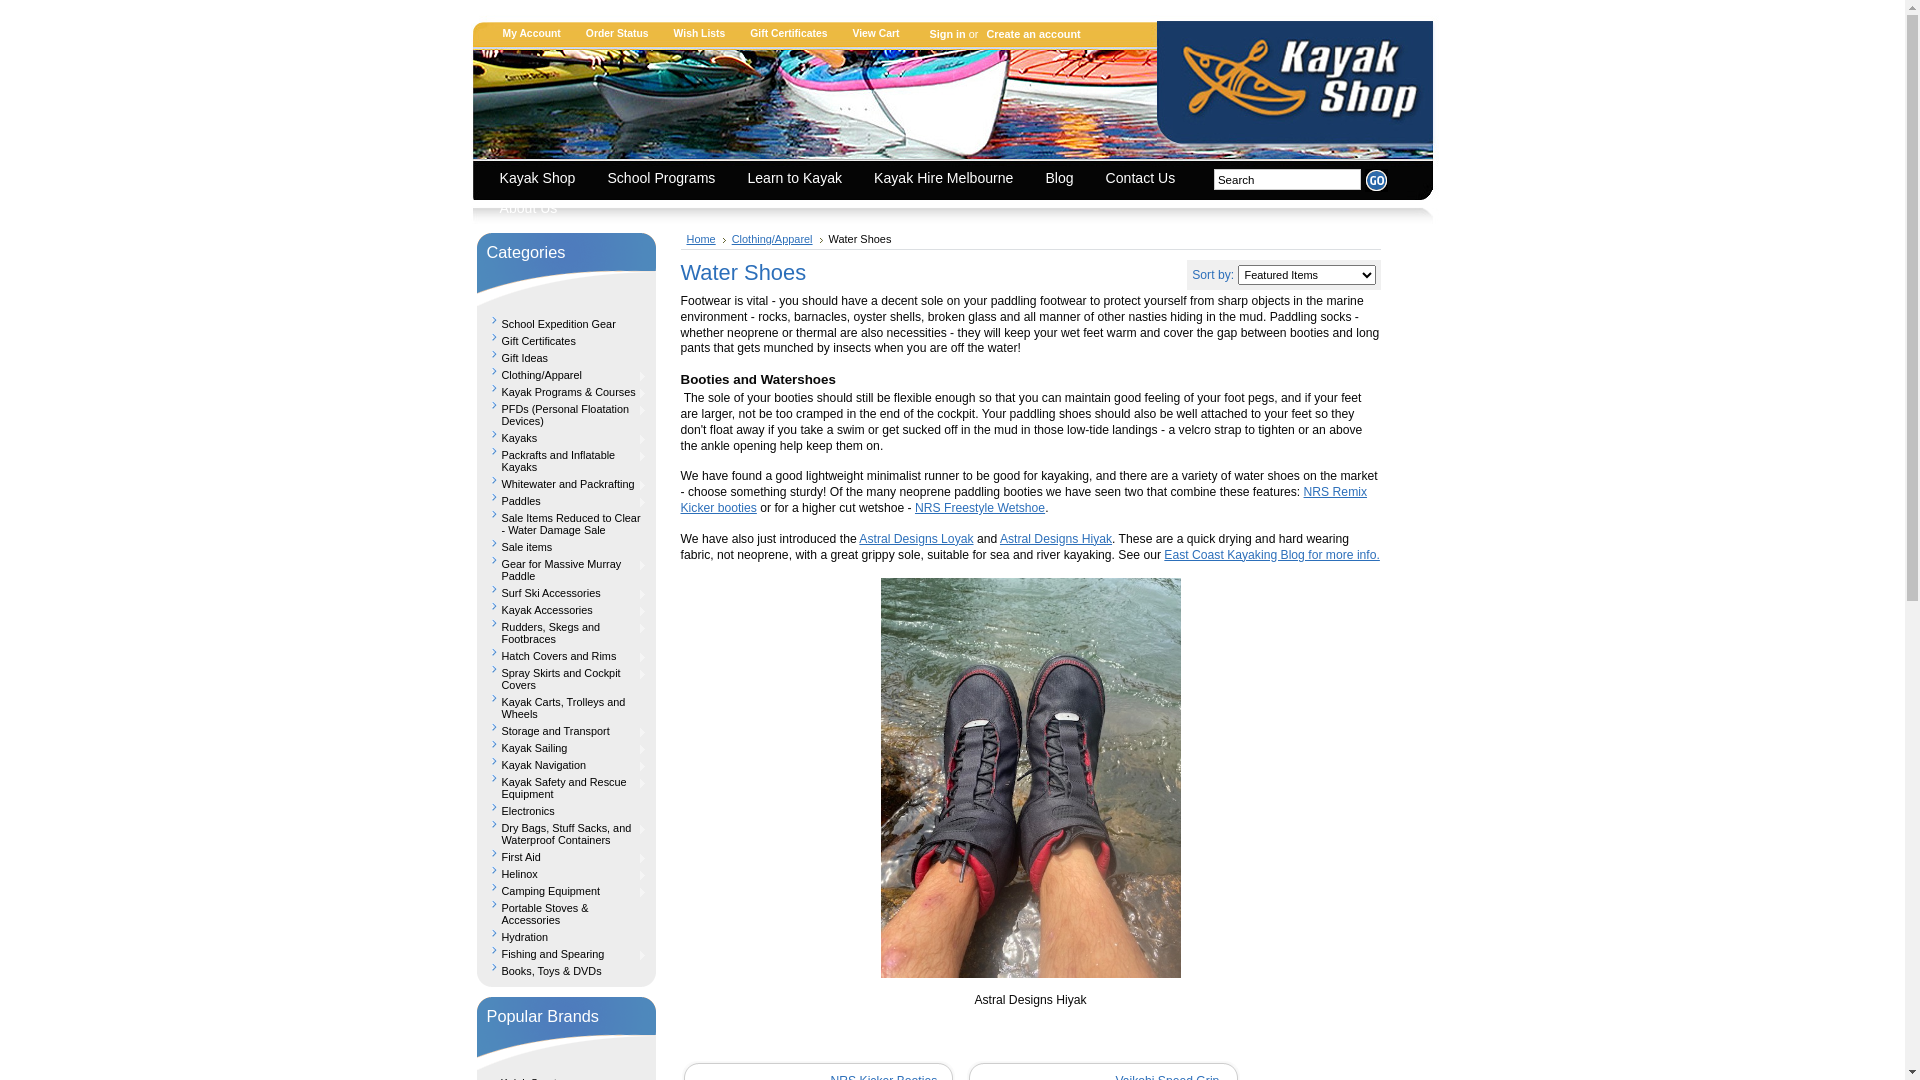 The width and height of the screenshot is (1920, 1080). I want to click on 'Create an account', so click(980, 34).